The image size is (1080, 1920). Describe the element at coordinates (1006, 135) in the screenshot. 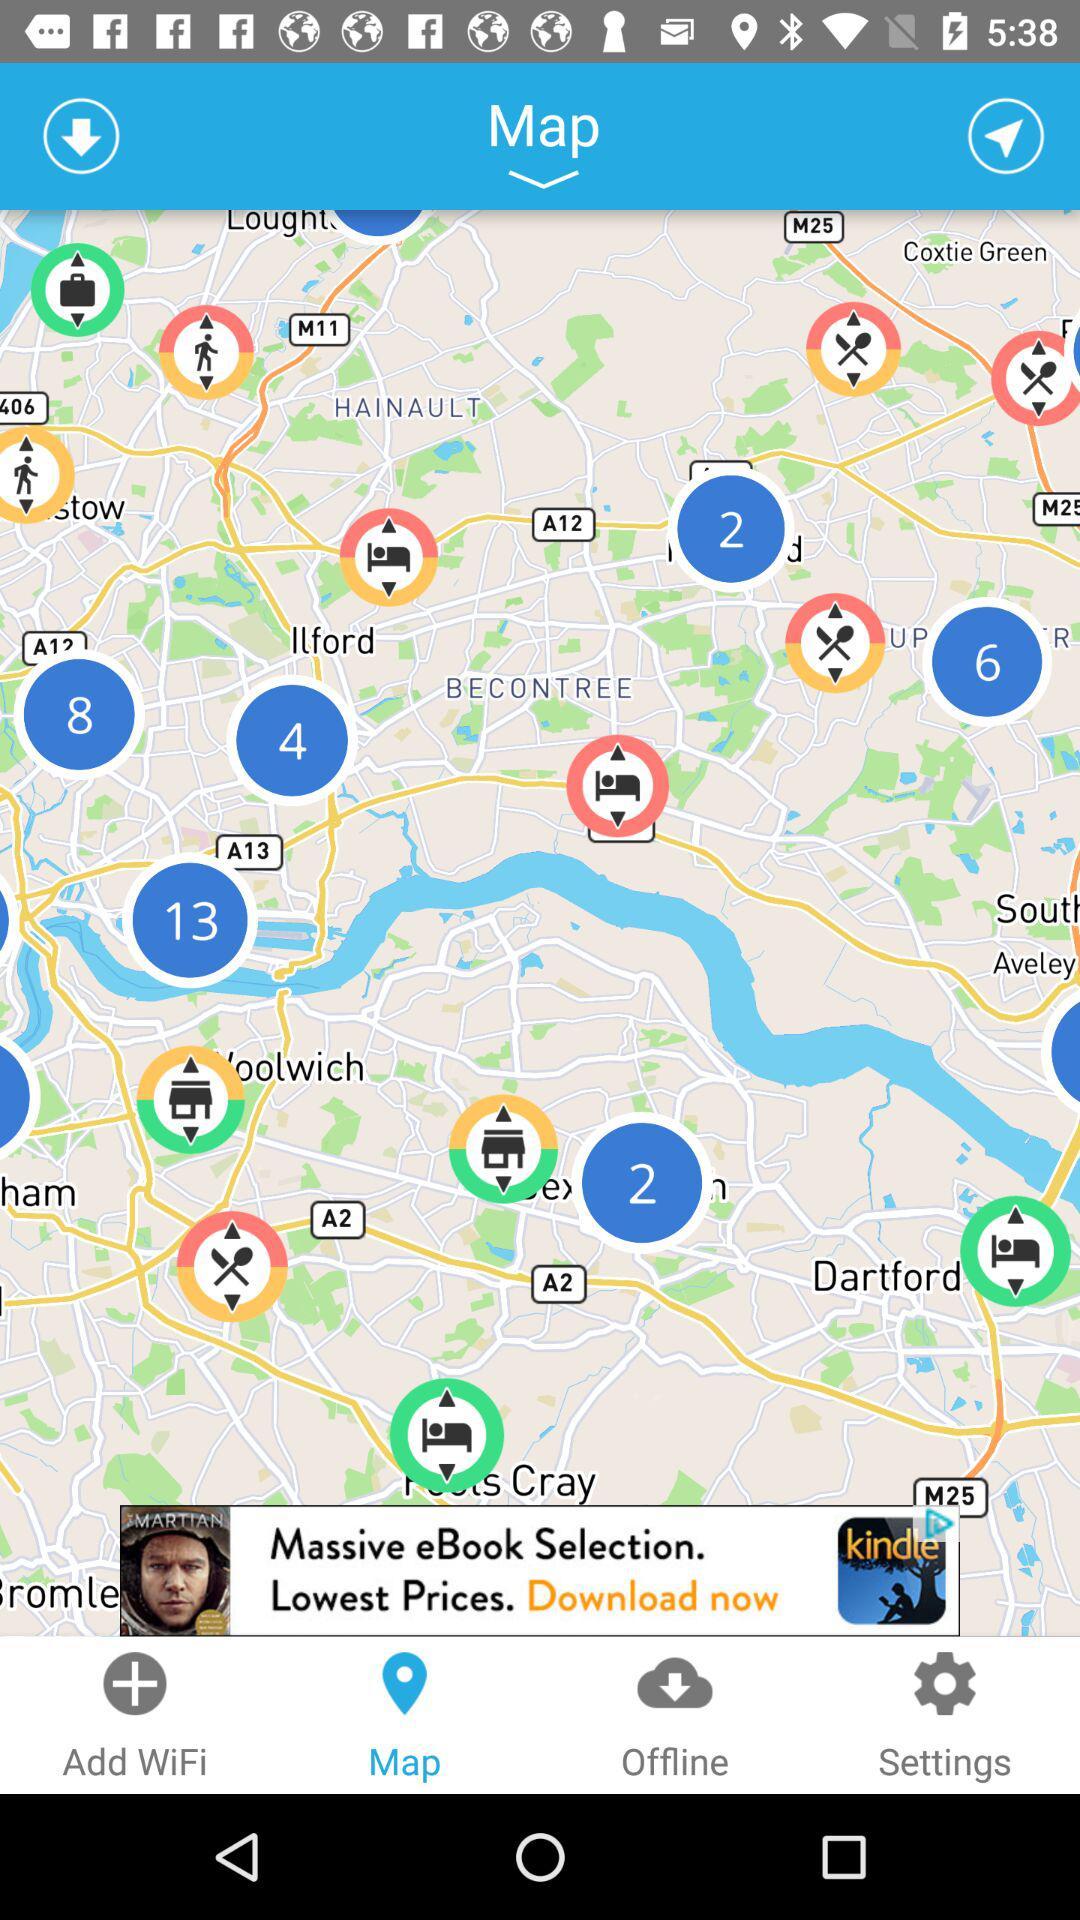

I see `option` at that location.